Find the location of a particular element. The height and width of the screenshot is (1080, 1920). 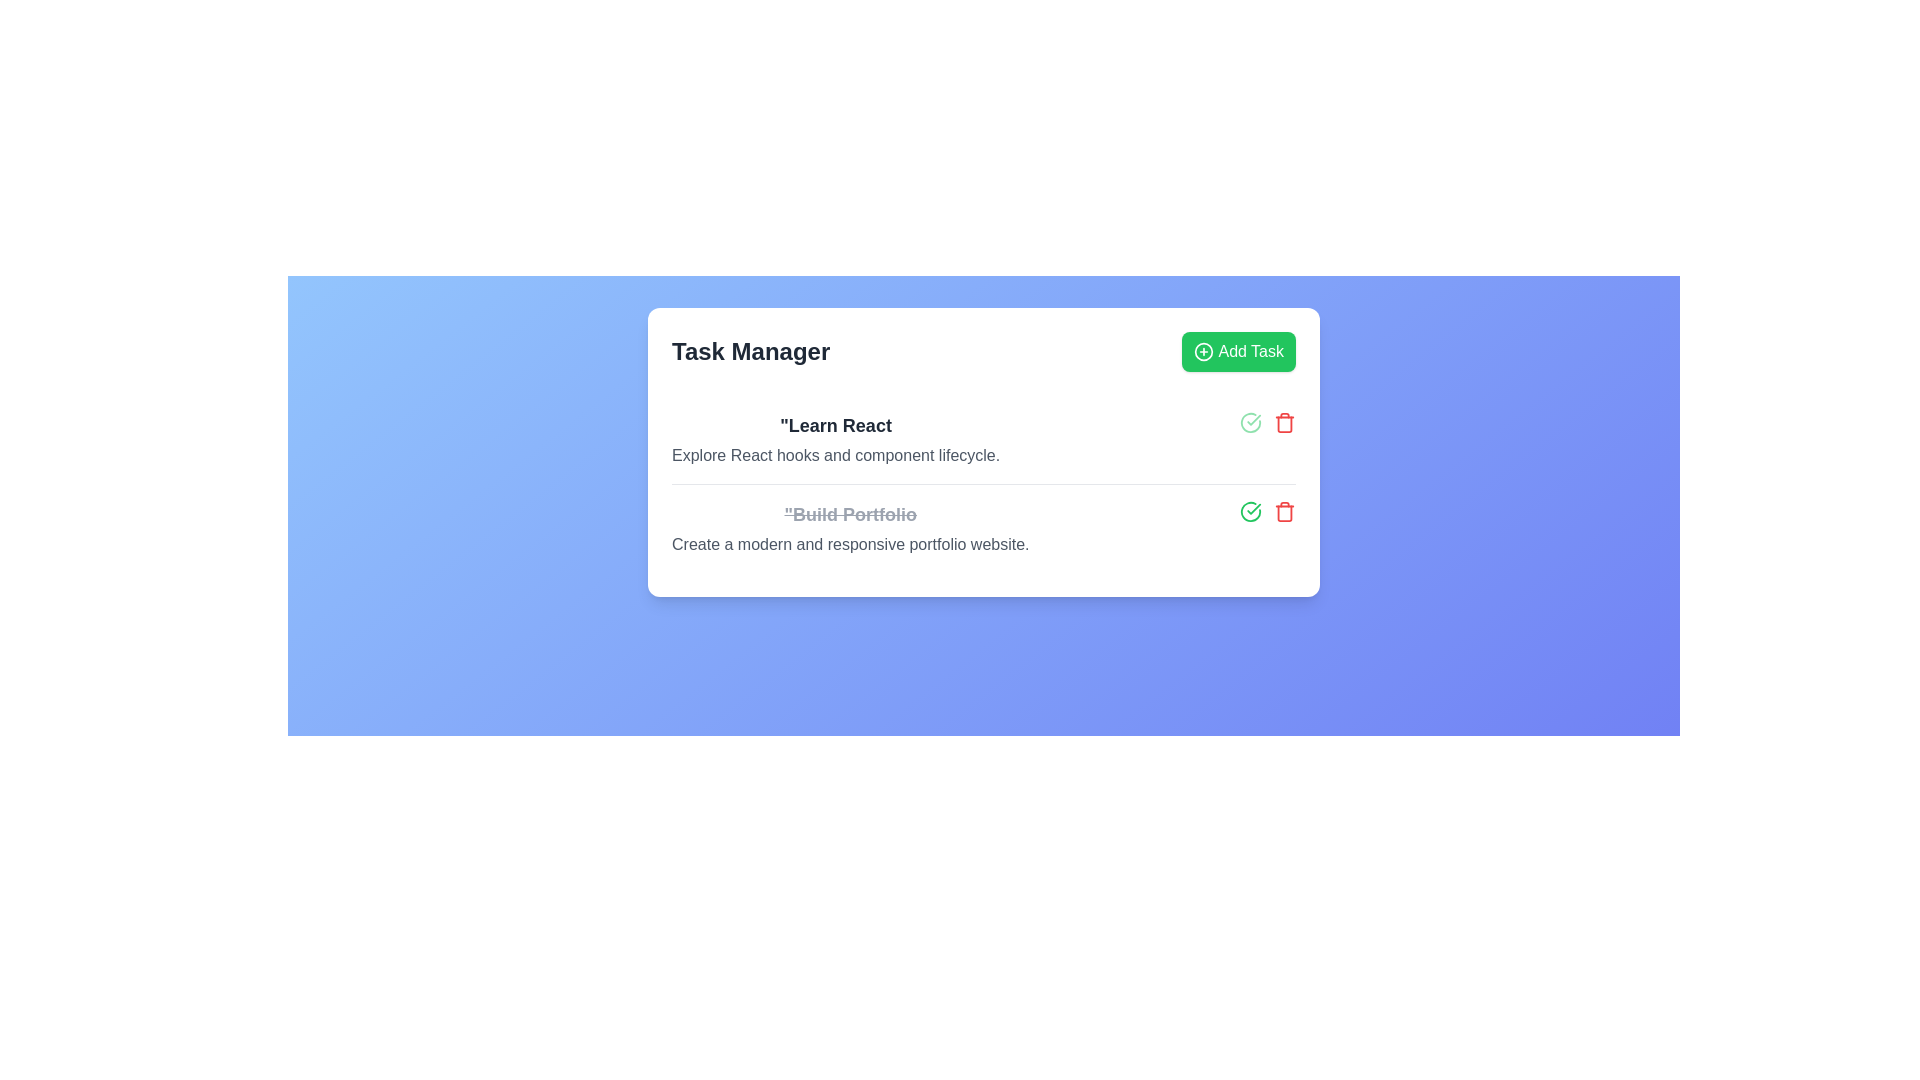

the icon button located to the right of the text 'Build Portfolio' is located at coordinates (1250, 511).